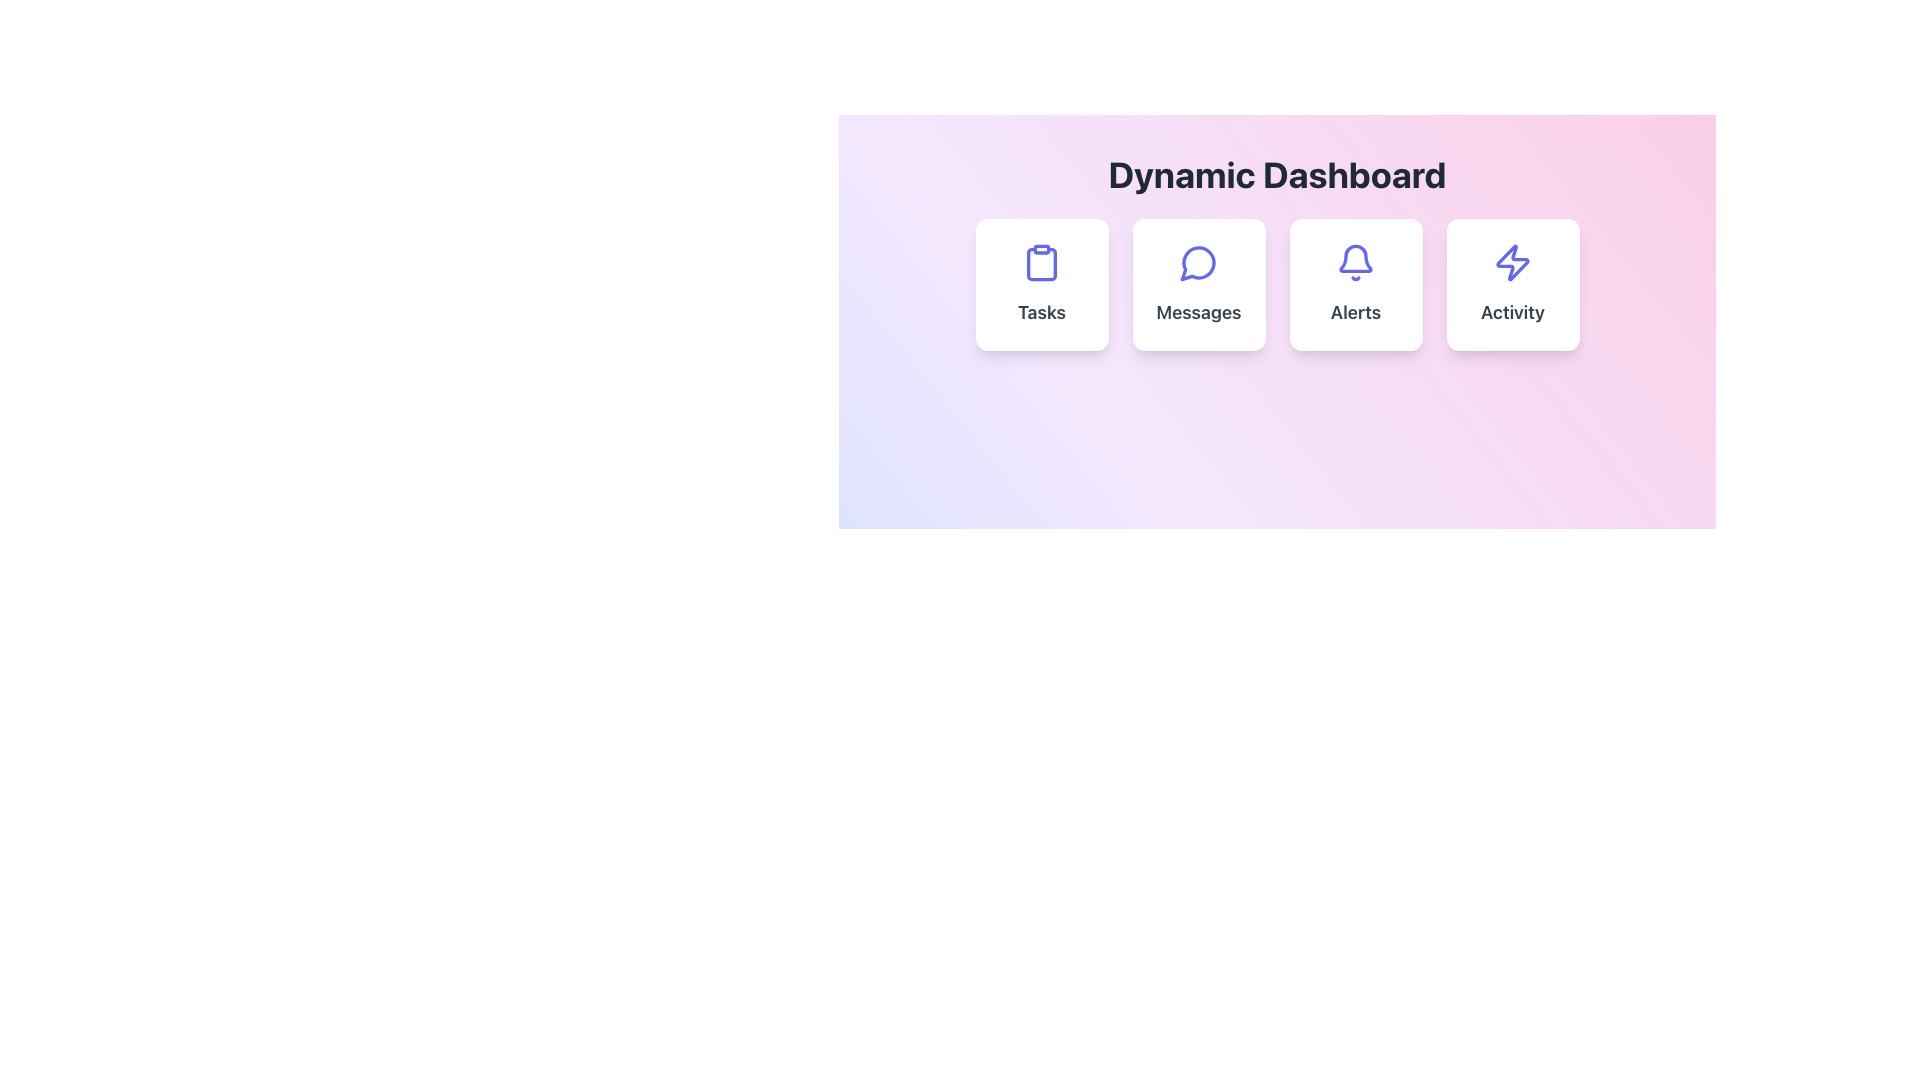 This screenshot has width=1920, height=1080. Describe the element at coordinates (1199, 312) in the screenshot. I see `the bottom text element that acts as a label for the 'Messages' section, centrally aligned within a white, rounded rectangle` at that location.